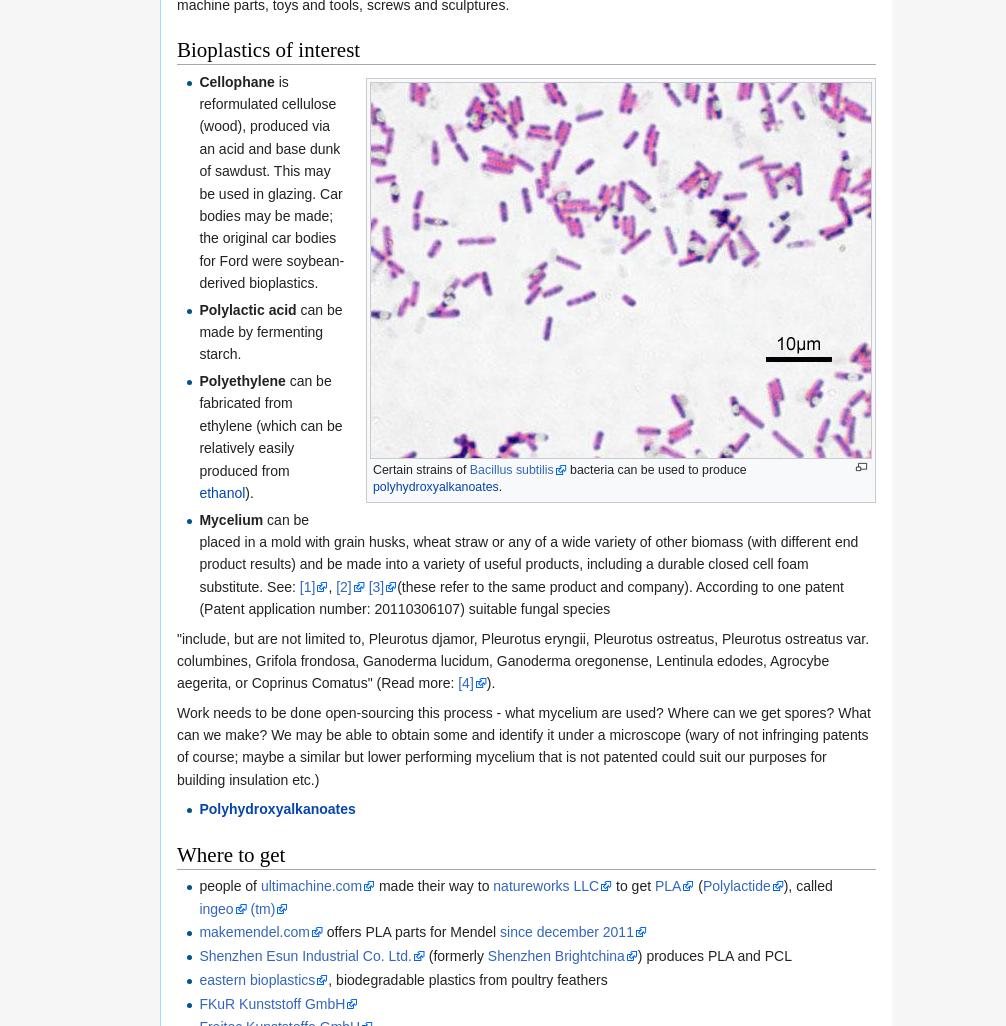 This screenshot has height=1026, width=1006. I want to click on '[1]', so click(306, 585).